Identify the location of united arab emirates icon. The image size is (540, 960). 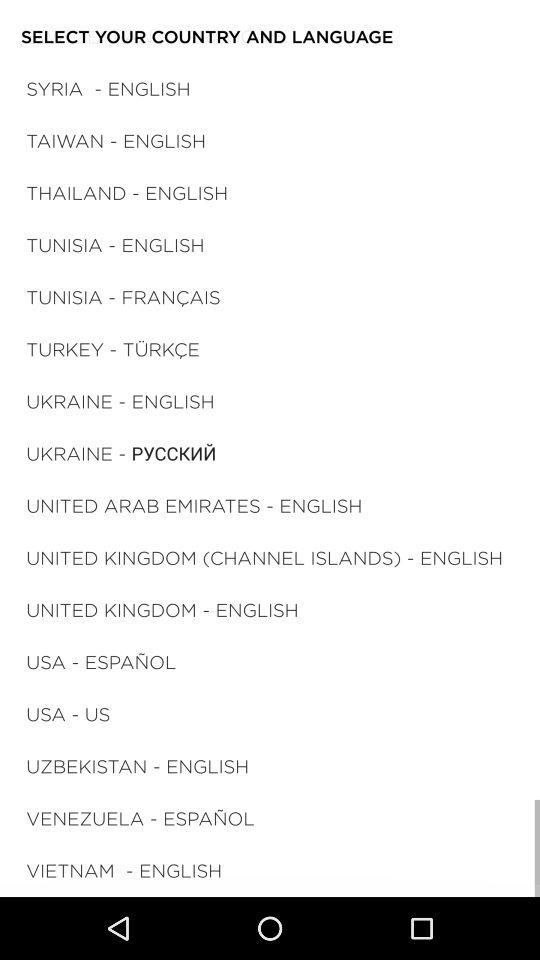
(194, 504).